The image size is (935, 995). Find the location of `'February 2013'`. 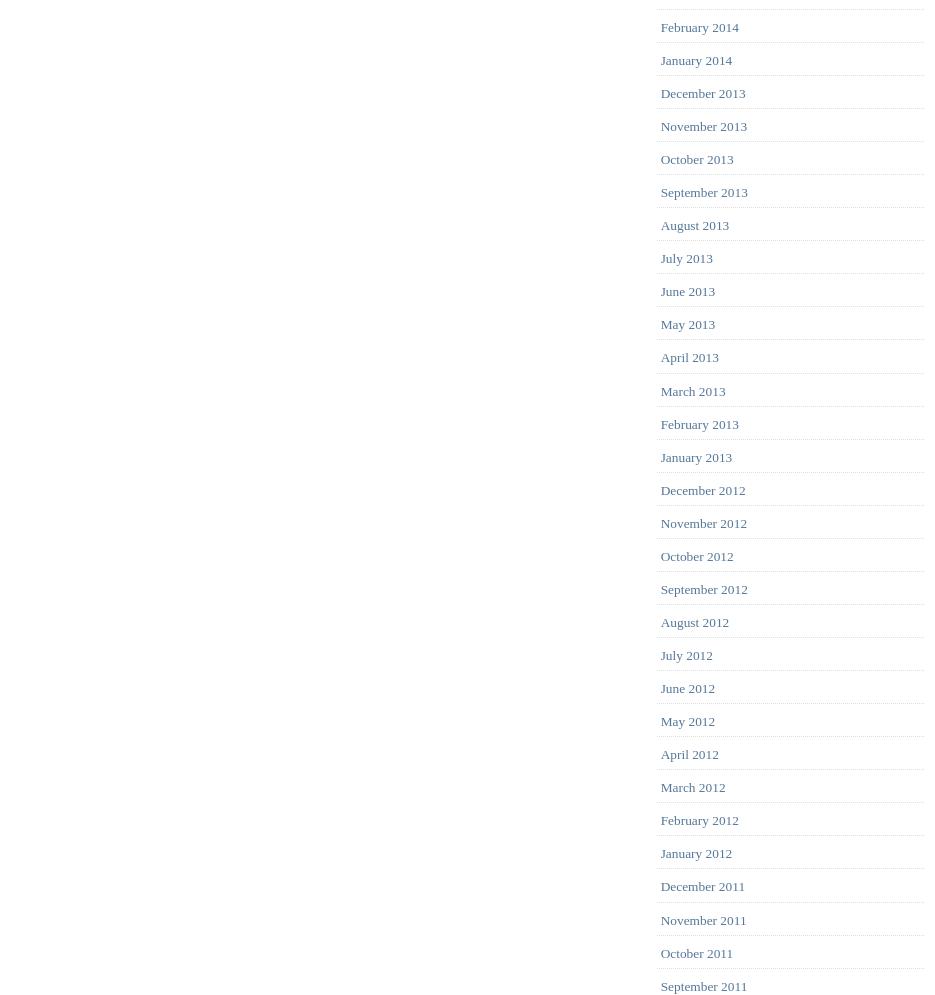

'February 2013' is located at coordinates (698, 422).